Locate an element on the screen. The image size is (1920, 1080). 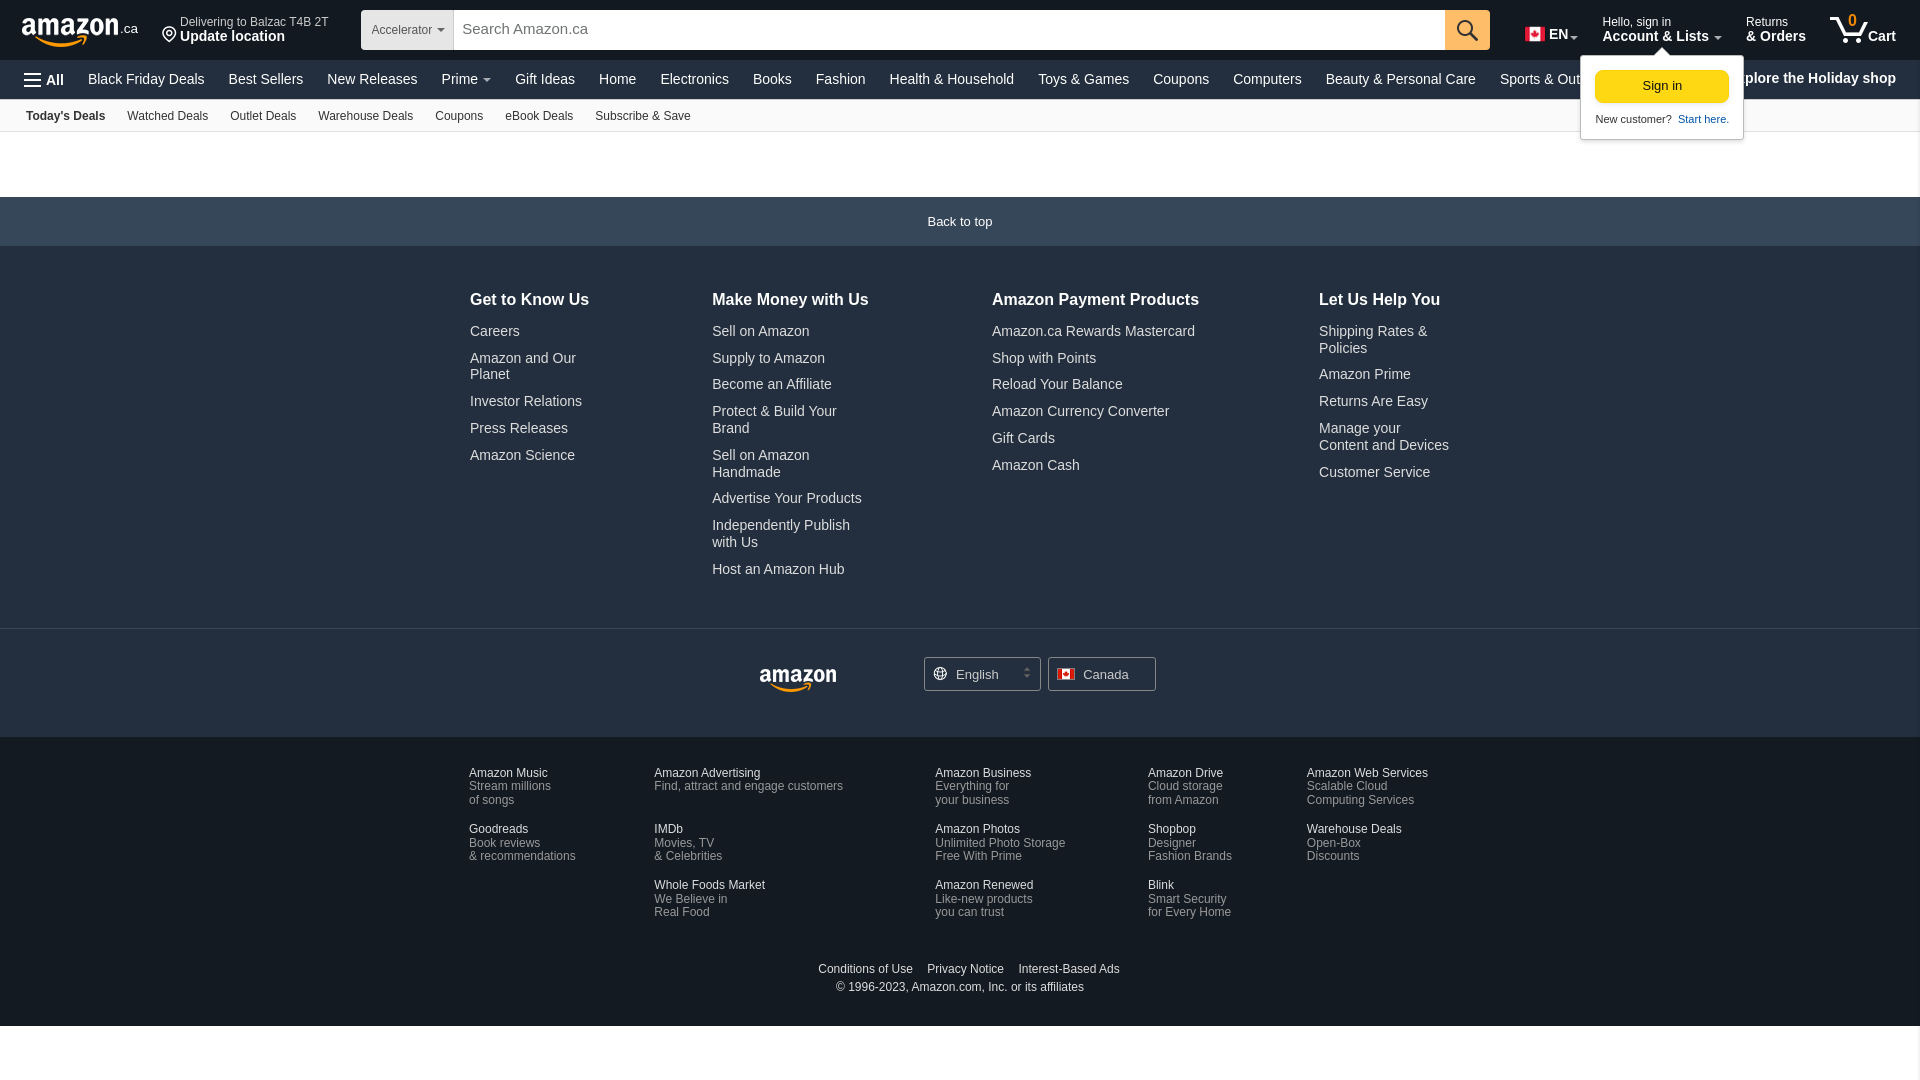
'Independently Publish with Us' is located at coordinates (780, 532).